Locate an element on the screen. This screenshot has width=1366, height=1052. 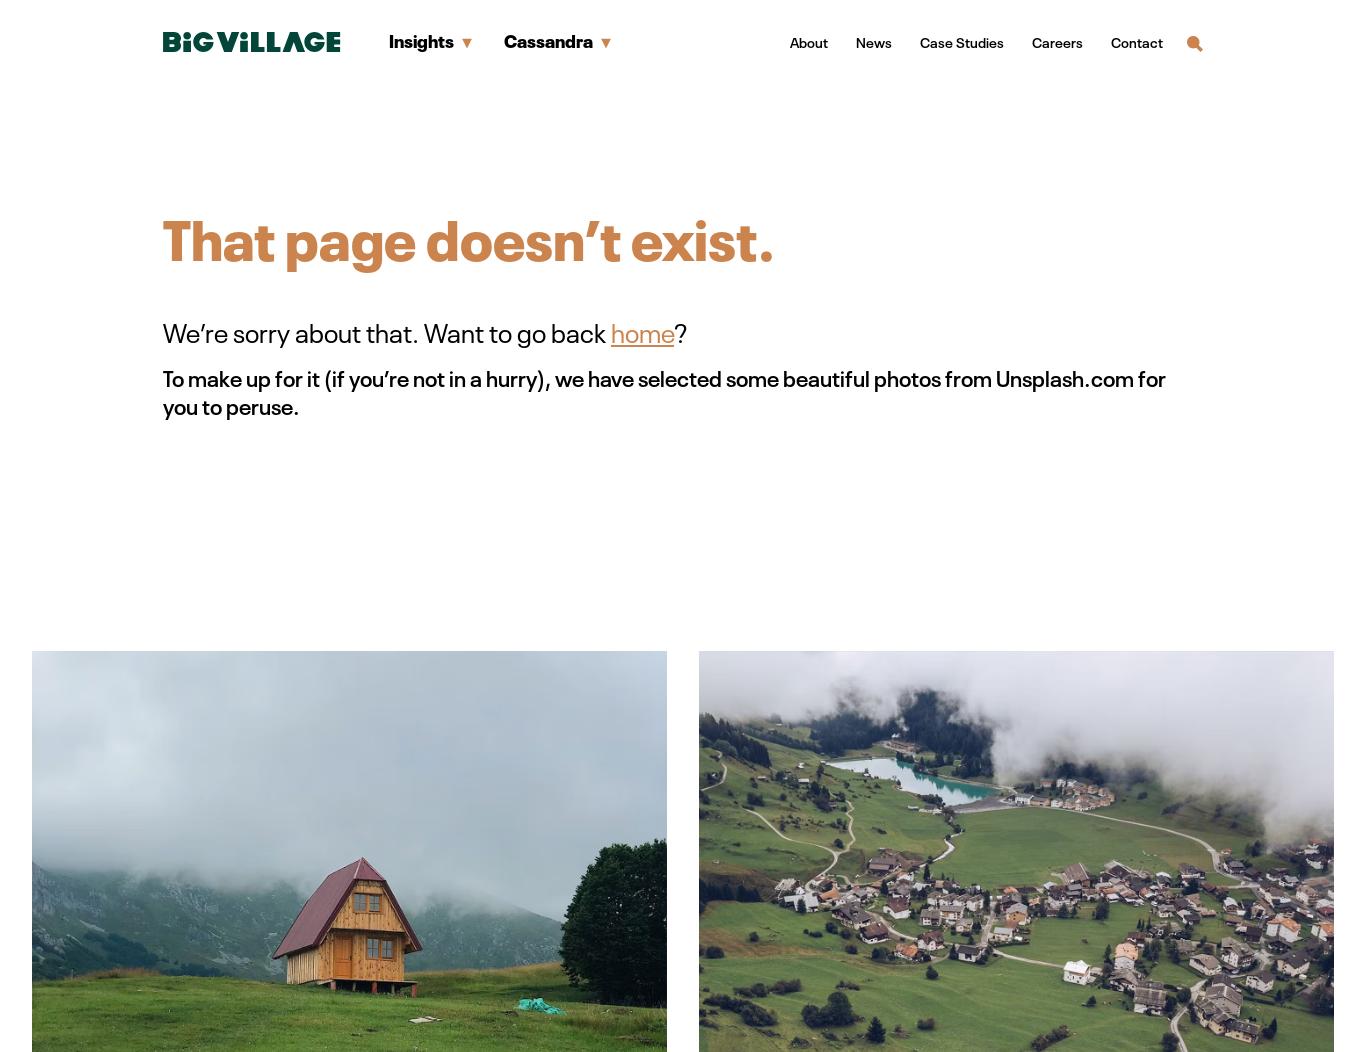
'home' is located at coordinates (641, 330).